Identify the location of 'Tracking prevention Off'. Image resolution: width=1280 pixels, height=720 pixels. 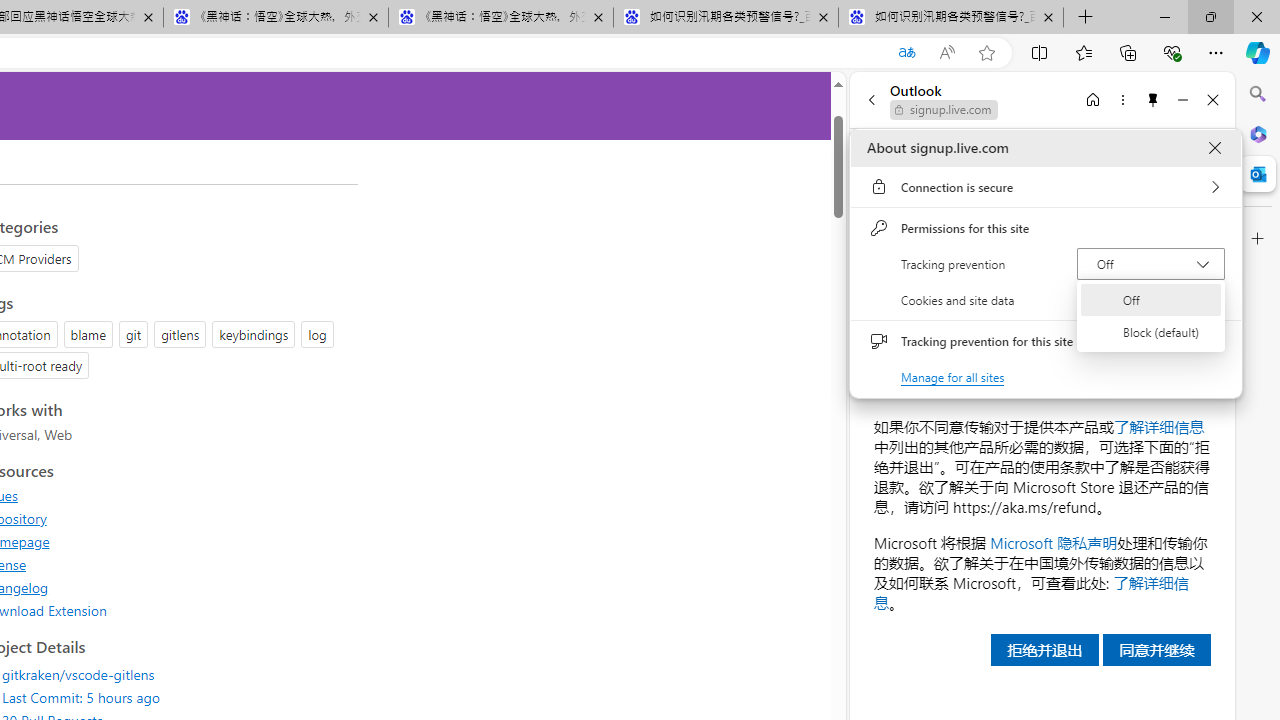
(1150, 262).